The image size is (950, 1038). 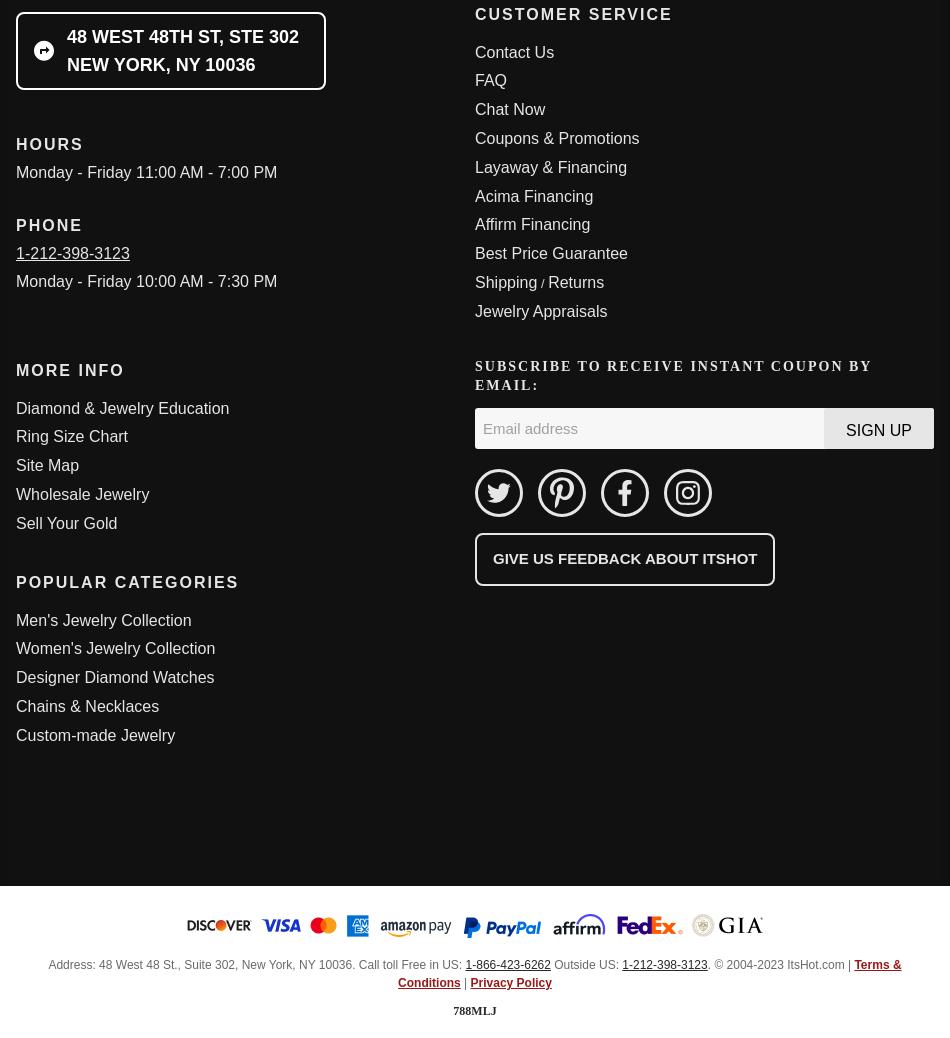 I want to click on '1-866-423-6262', so click(x=464, y=963).